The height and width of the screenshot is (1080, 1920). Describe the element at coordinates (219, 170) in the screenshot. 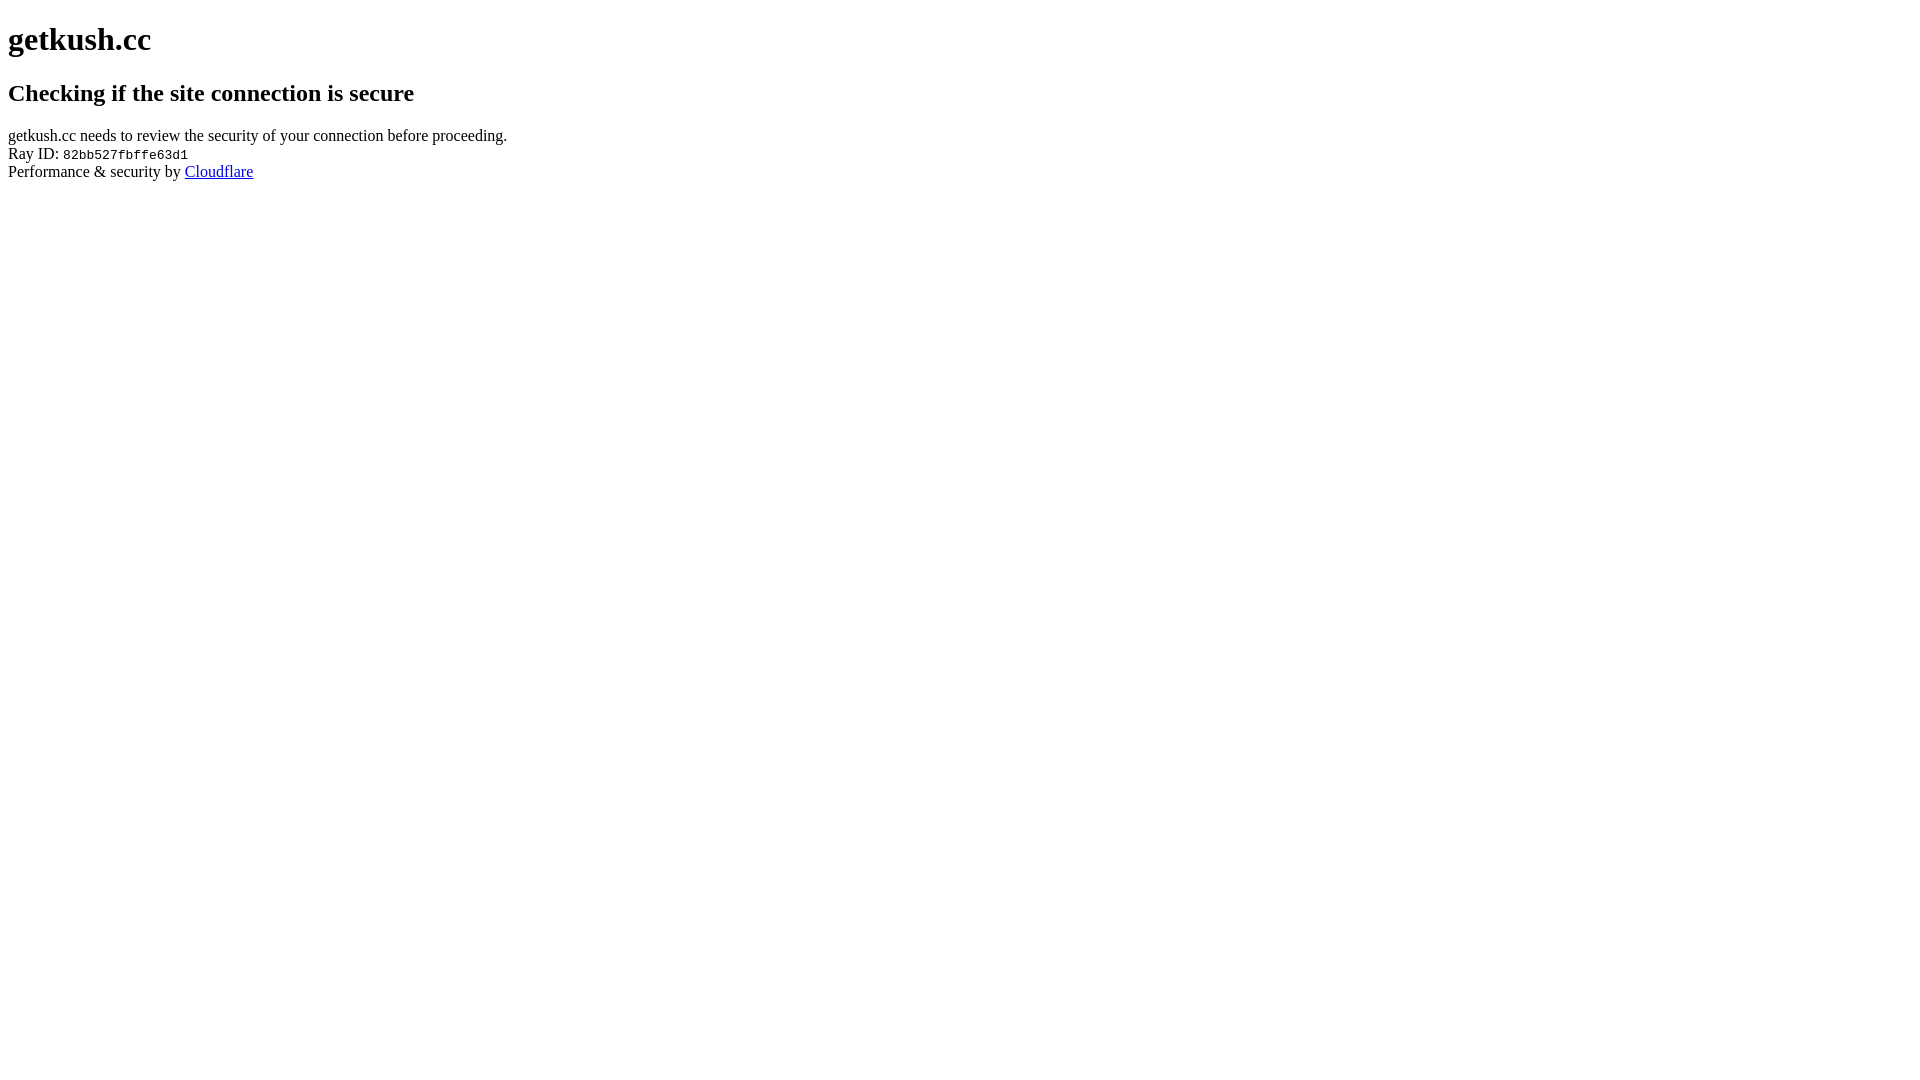

I see `'Cloudflare'` at that location.